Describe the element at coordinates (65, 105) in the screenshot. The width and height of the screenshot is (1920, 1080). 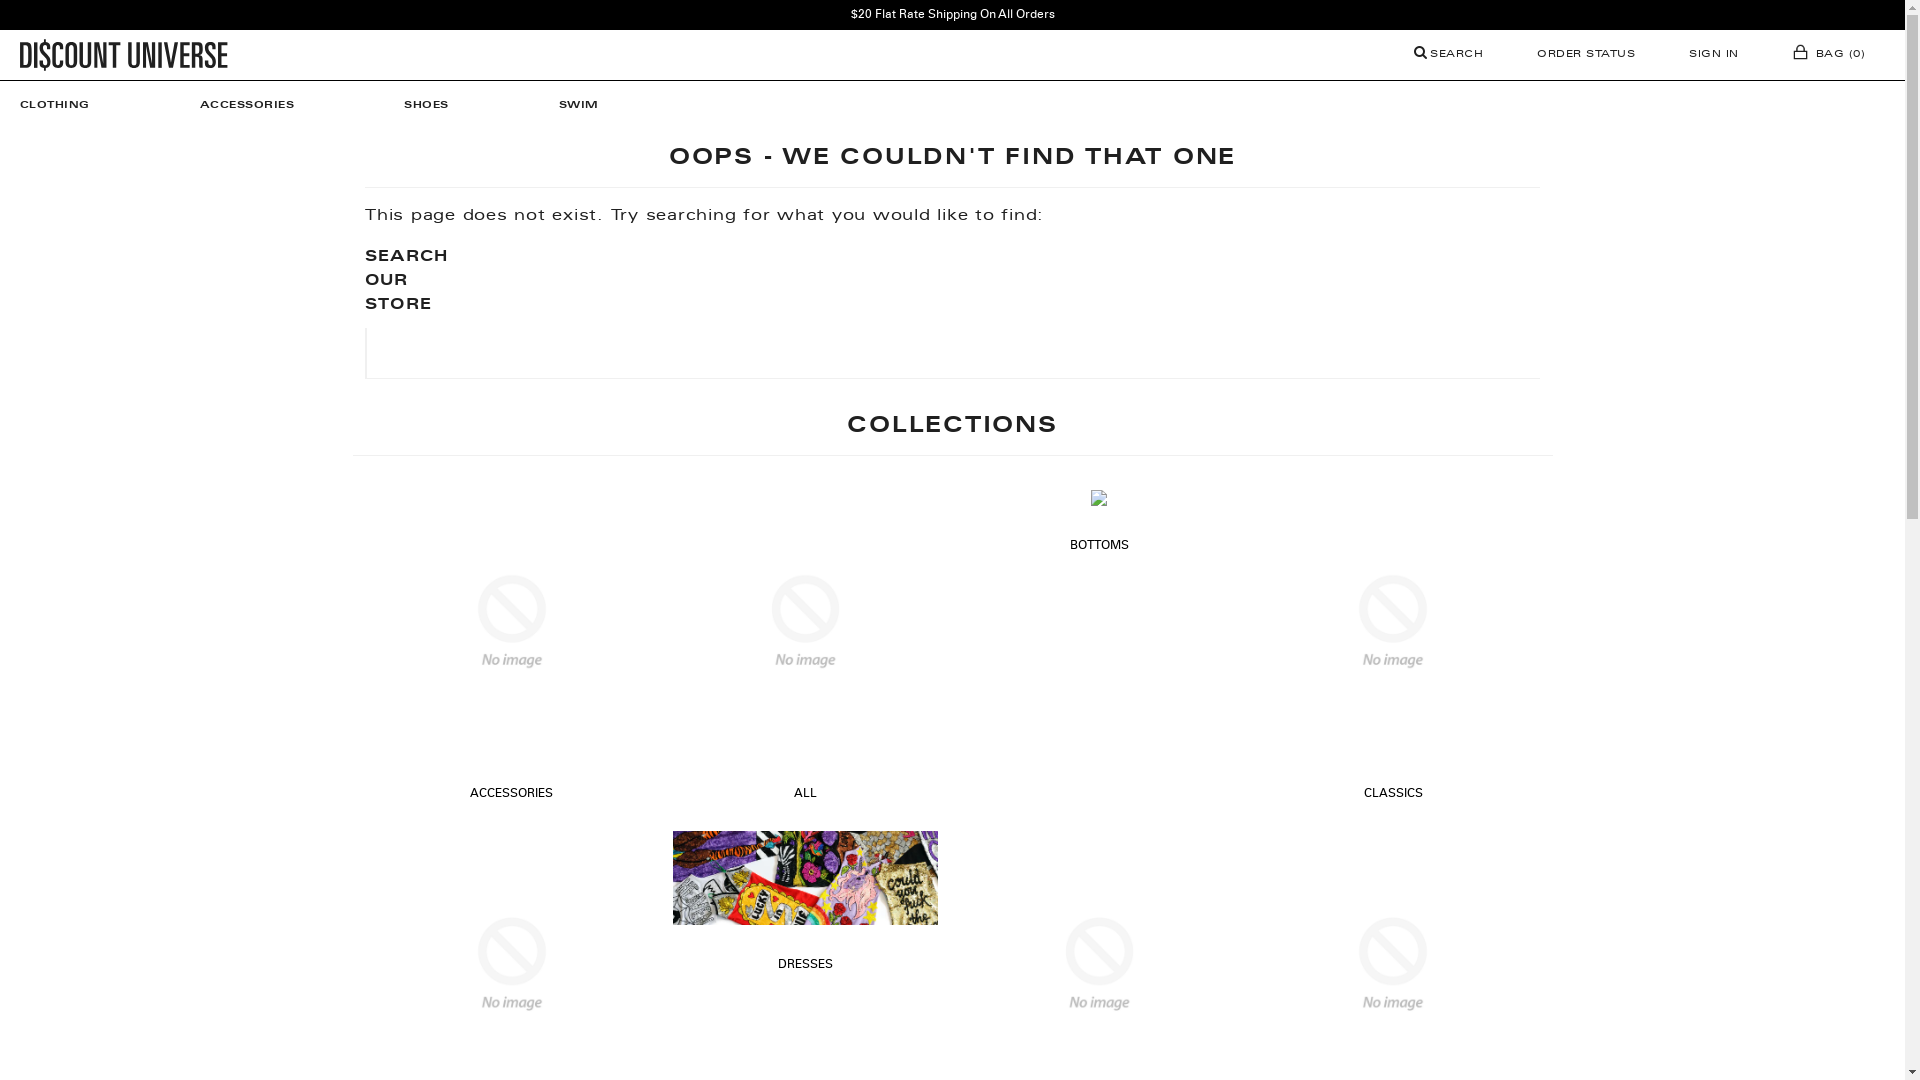
I see `'CLOTHING'` at that location.